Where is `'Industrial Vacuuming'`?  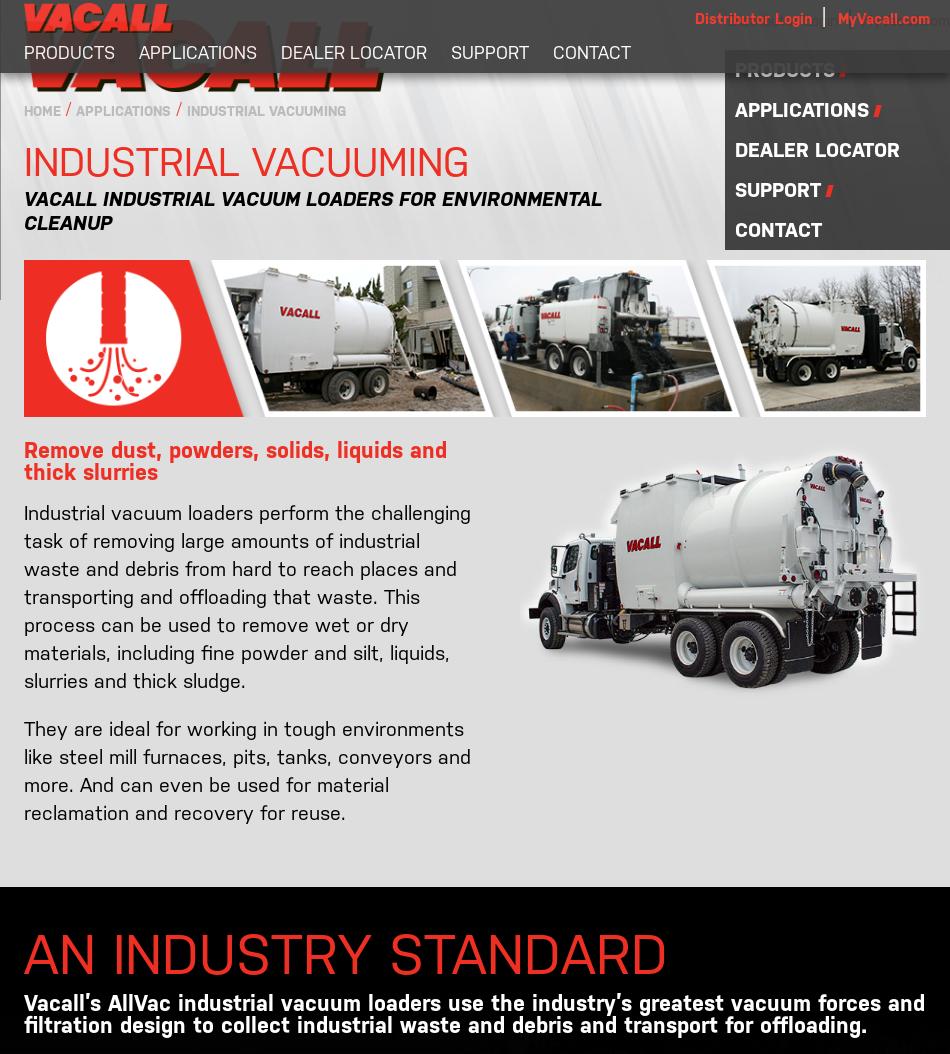 'Industrial Vacuuming' is located at coordinates (118, 153).